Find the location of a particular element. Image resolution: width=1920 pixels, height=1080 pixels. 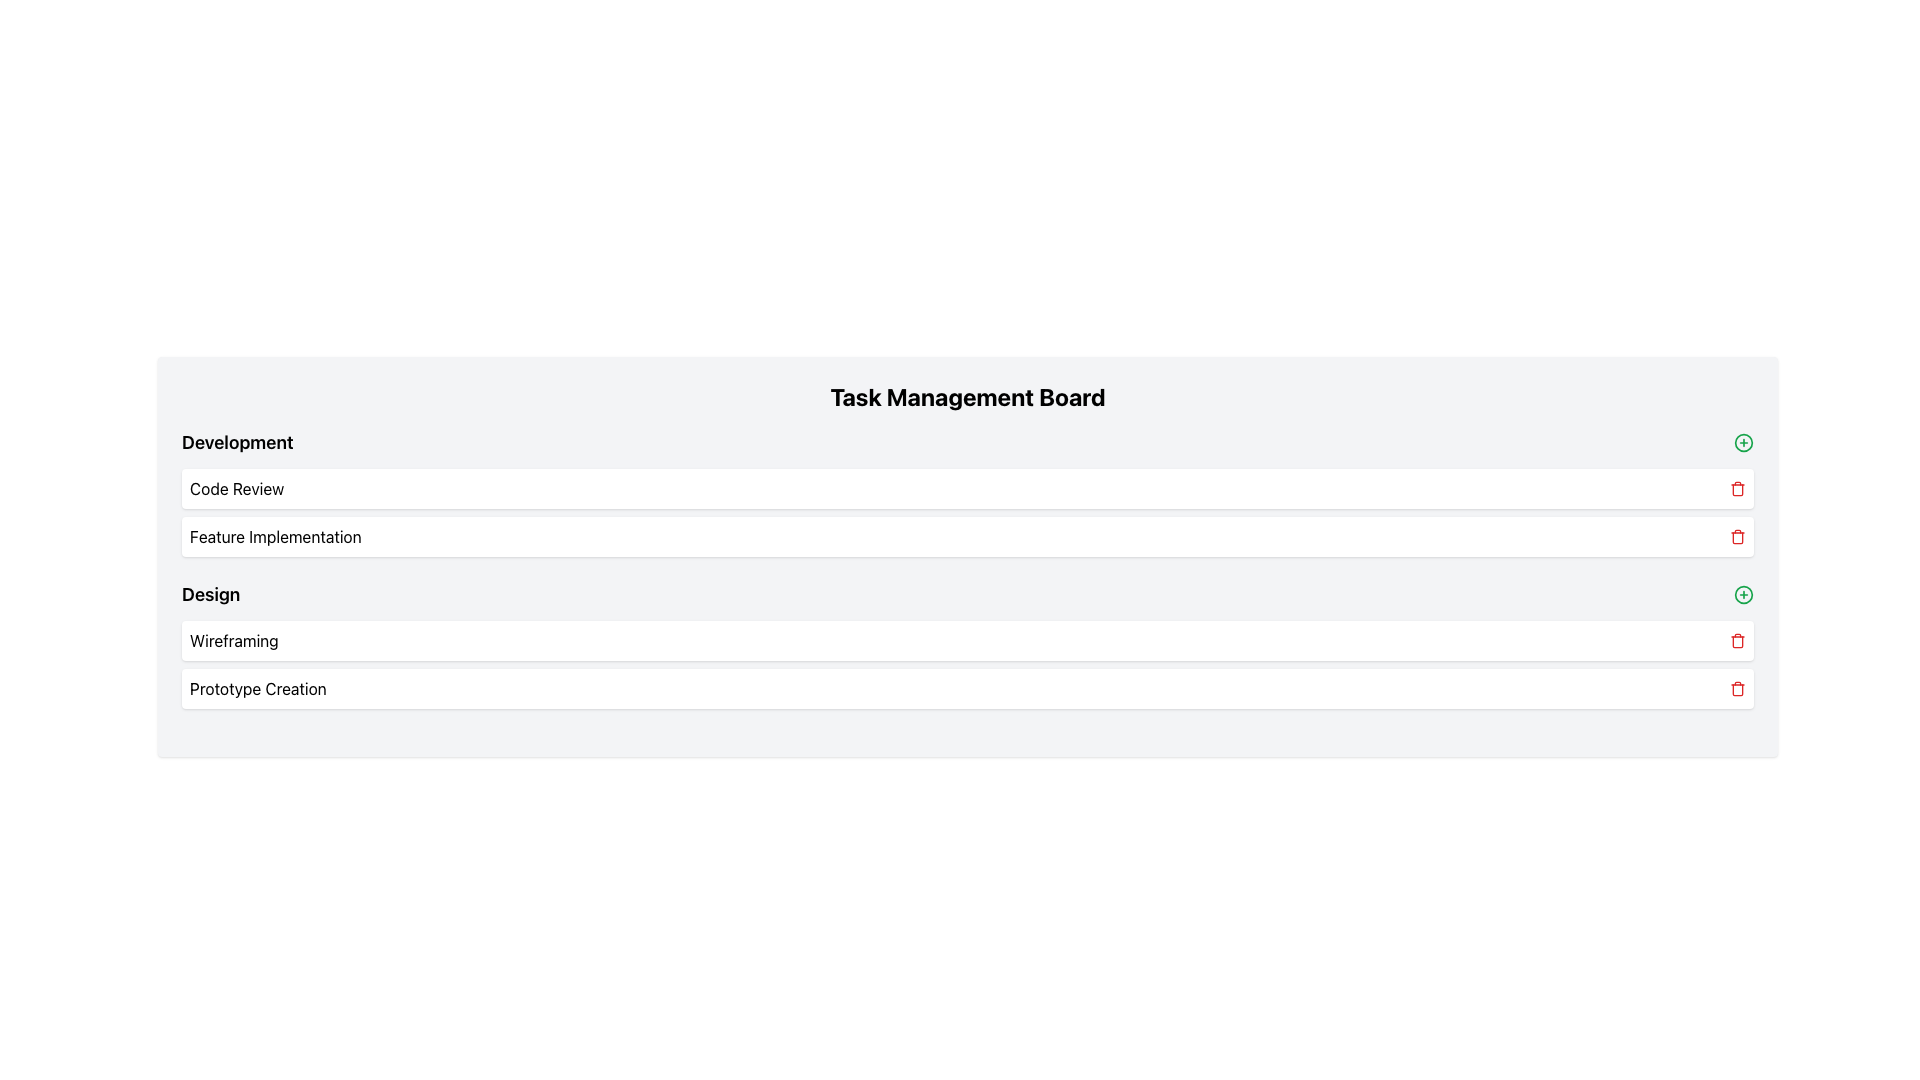

the innermost circular part of the 'plus' icon located in the top-right corner of the task management board in the 'Development' category is located at coordinates (1742, 442).